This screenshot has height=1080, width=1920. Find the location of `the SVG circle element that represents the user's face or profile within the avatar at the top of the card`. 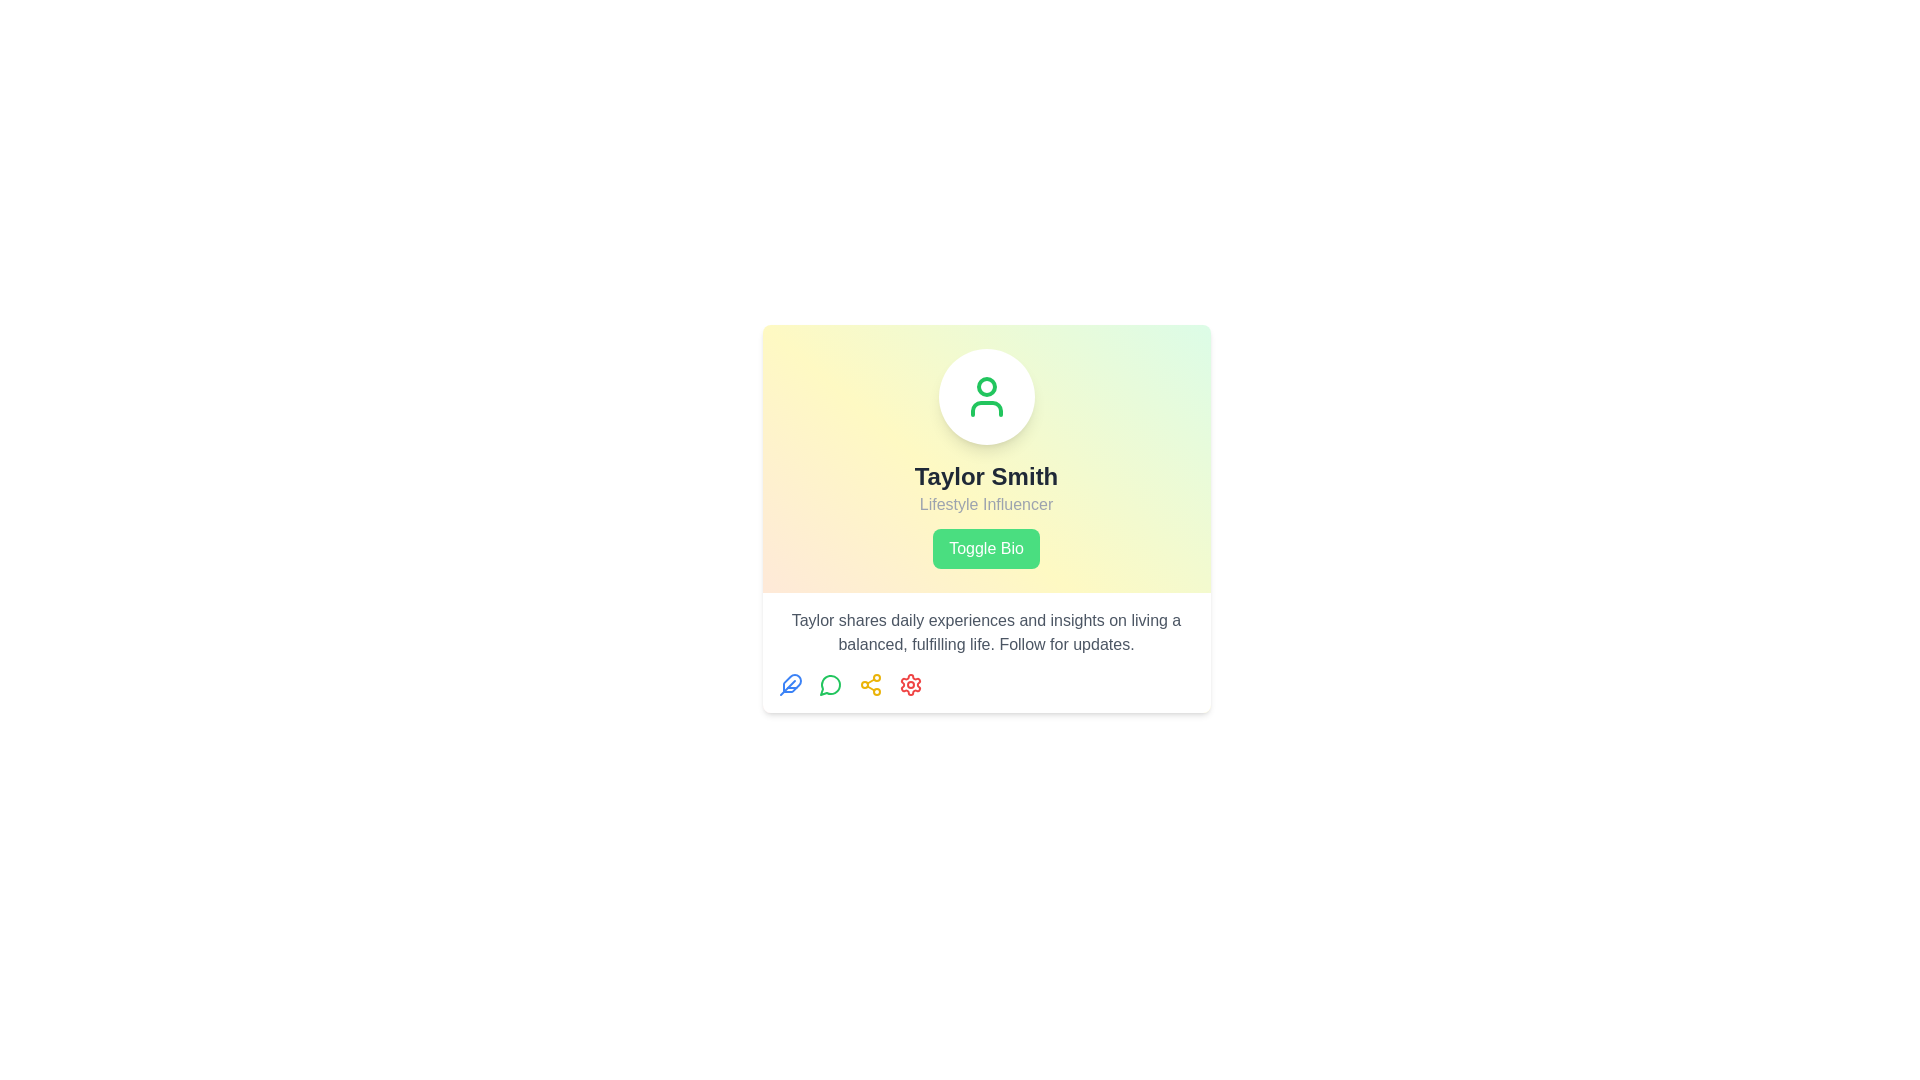

the SVG circle element that represents the user's face or profile within the avatar at the top of the card is located at coordinates (986, 386).